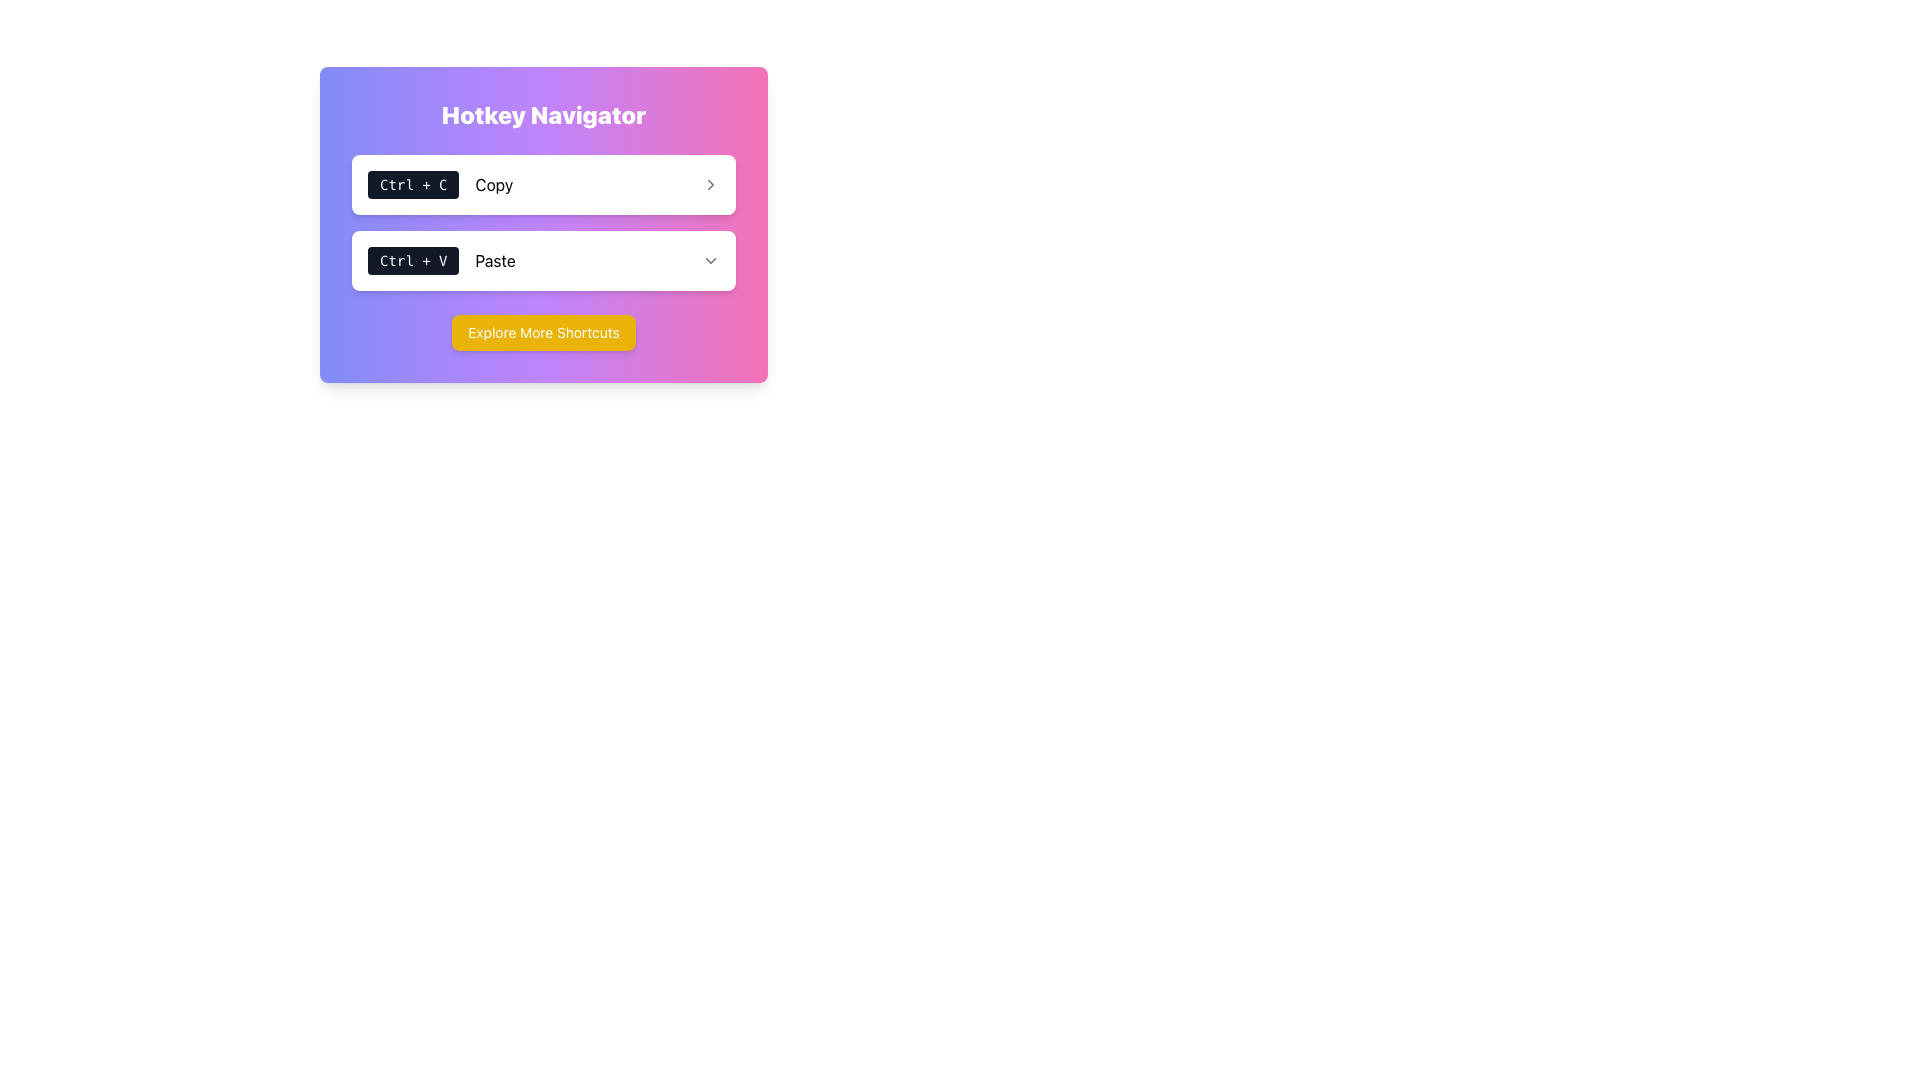 Image resolution: width=1920 pixels, height=1080 pixels. Describe the element at coordinates (543, 331) in the screenshot. I see `the yellow button labeled 'Explore More Shortcuts' which is located under the 'Ctrl + C Copy' and 'Ctrl + V Paste' boxes` at that location.